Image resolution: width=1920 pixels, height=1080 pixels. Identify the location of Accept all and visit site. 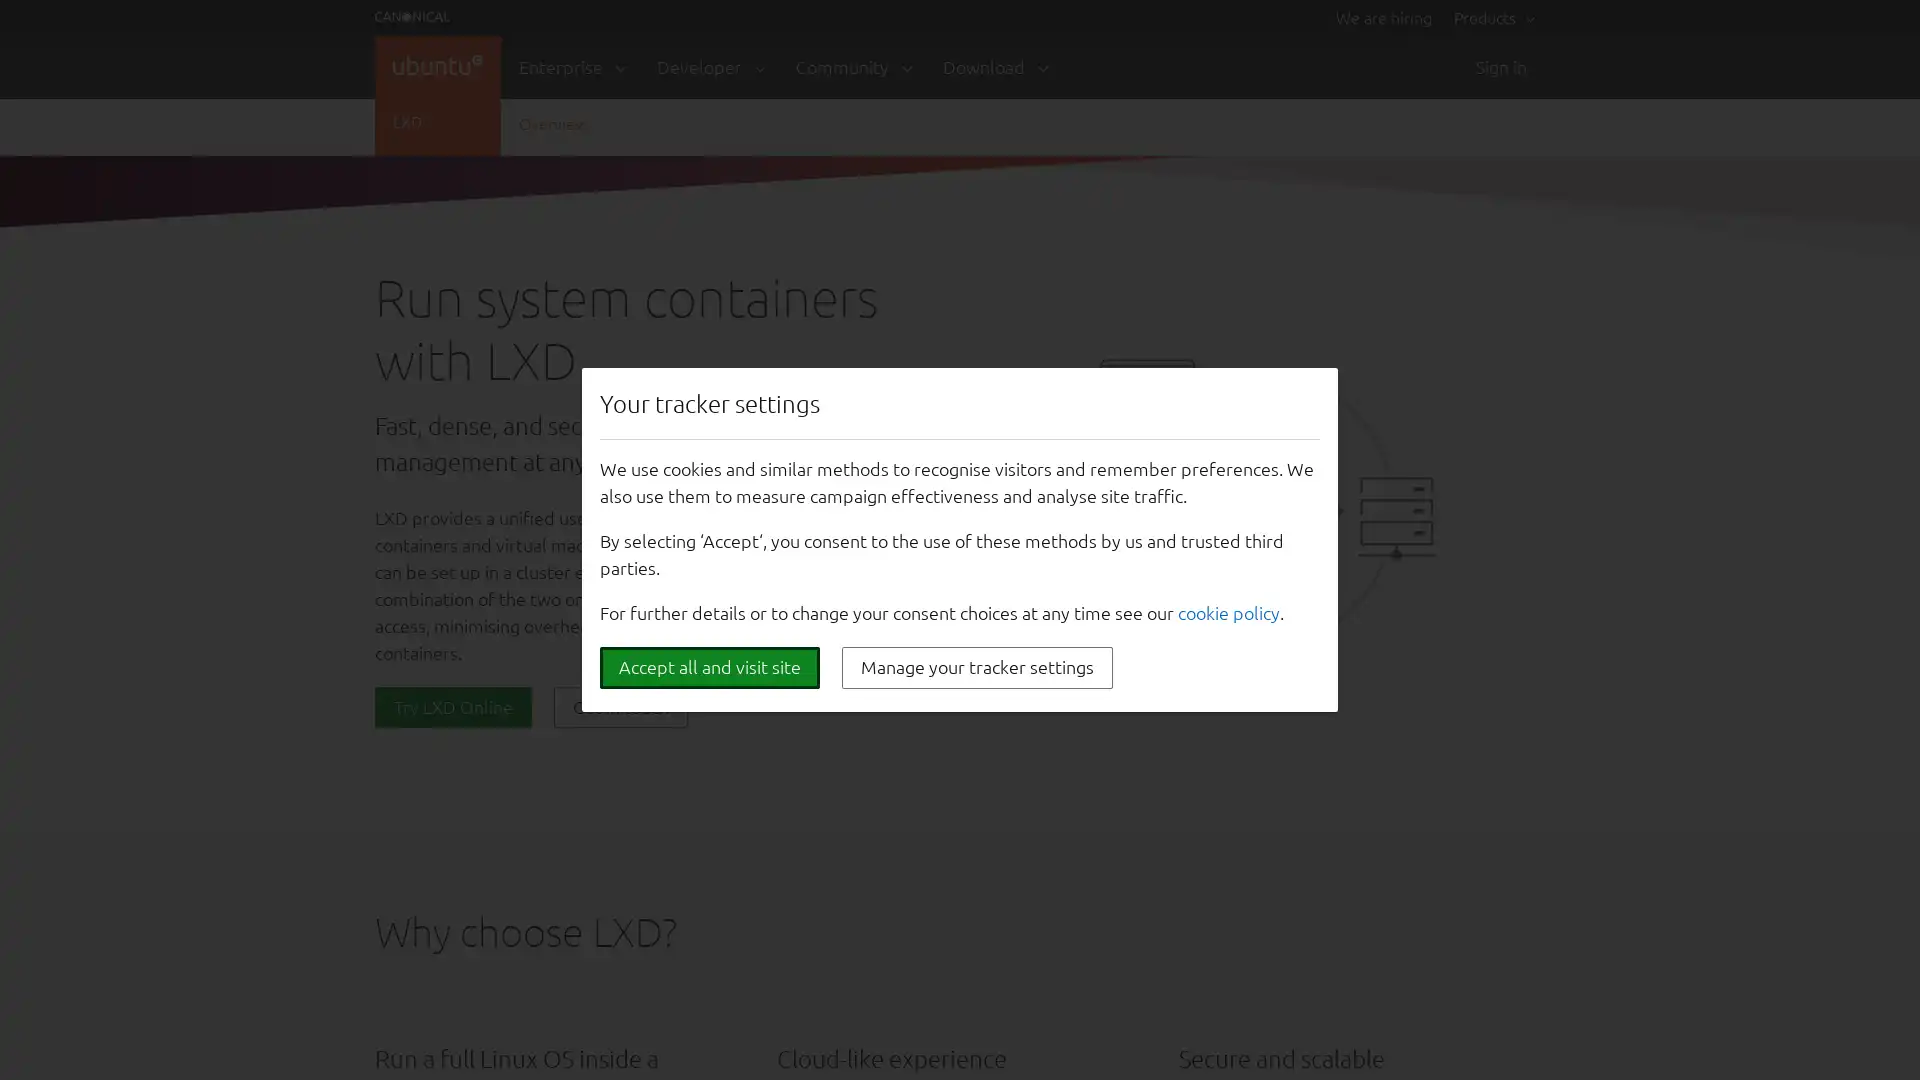
(710, 667).